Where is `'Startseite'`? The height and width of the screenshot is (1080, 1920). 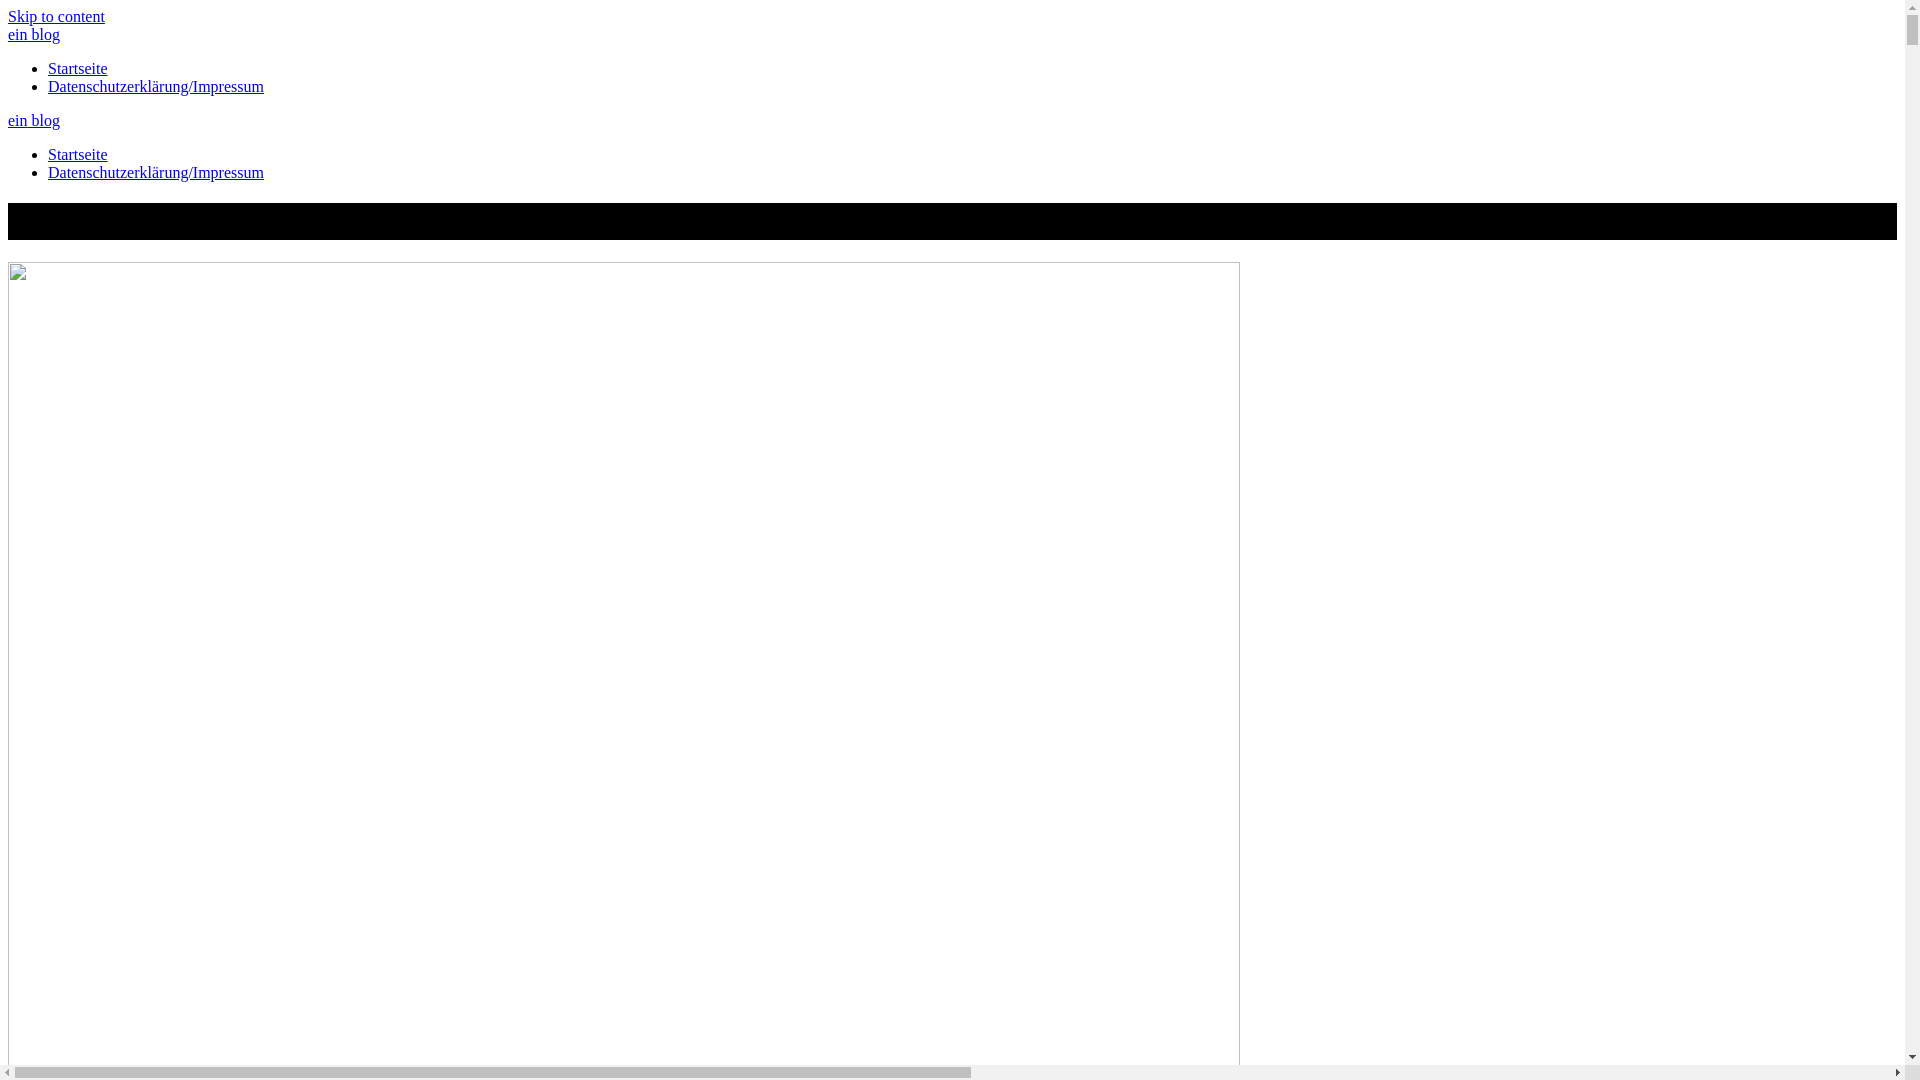
'Startseite' is located at coordinates (77, 153).